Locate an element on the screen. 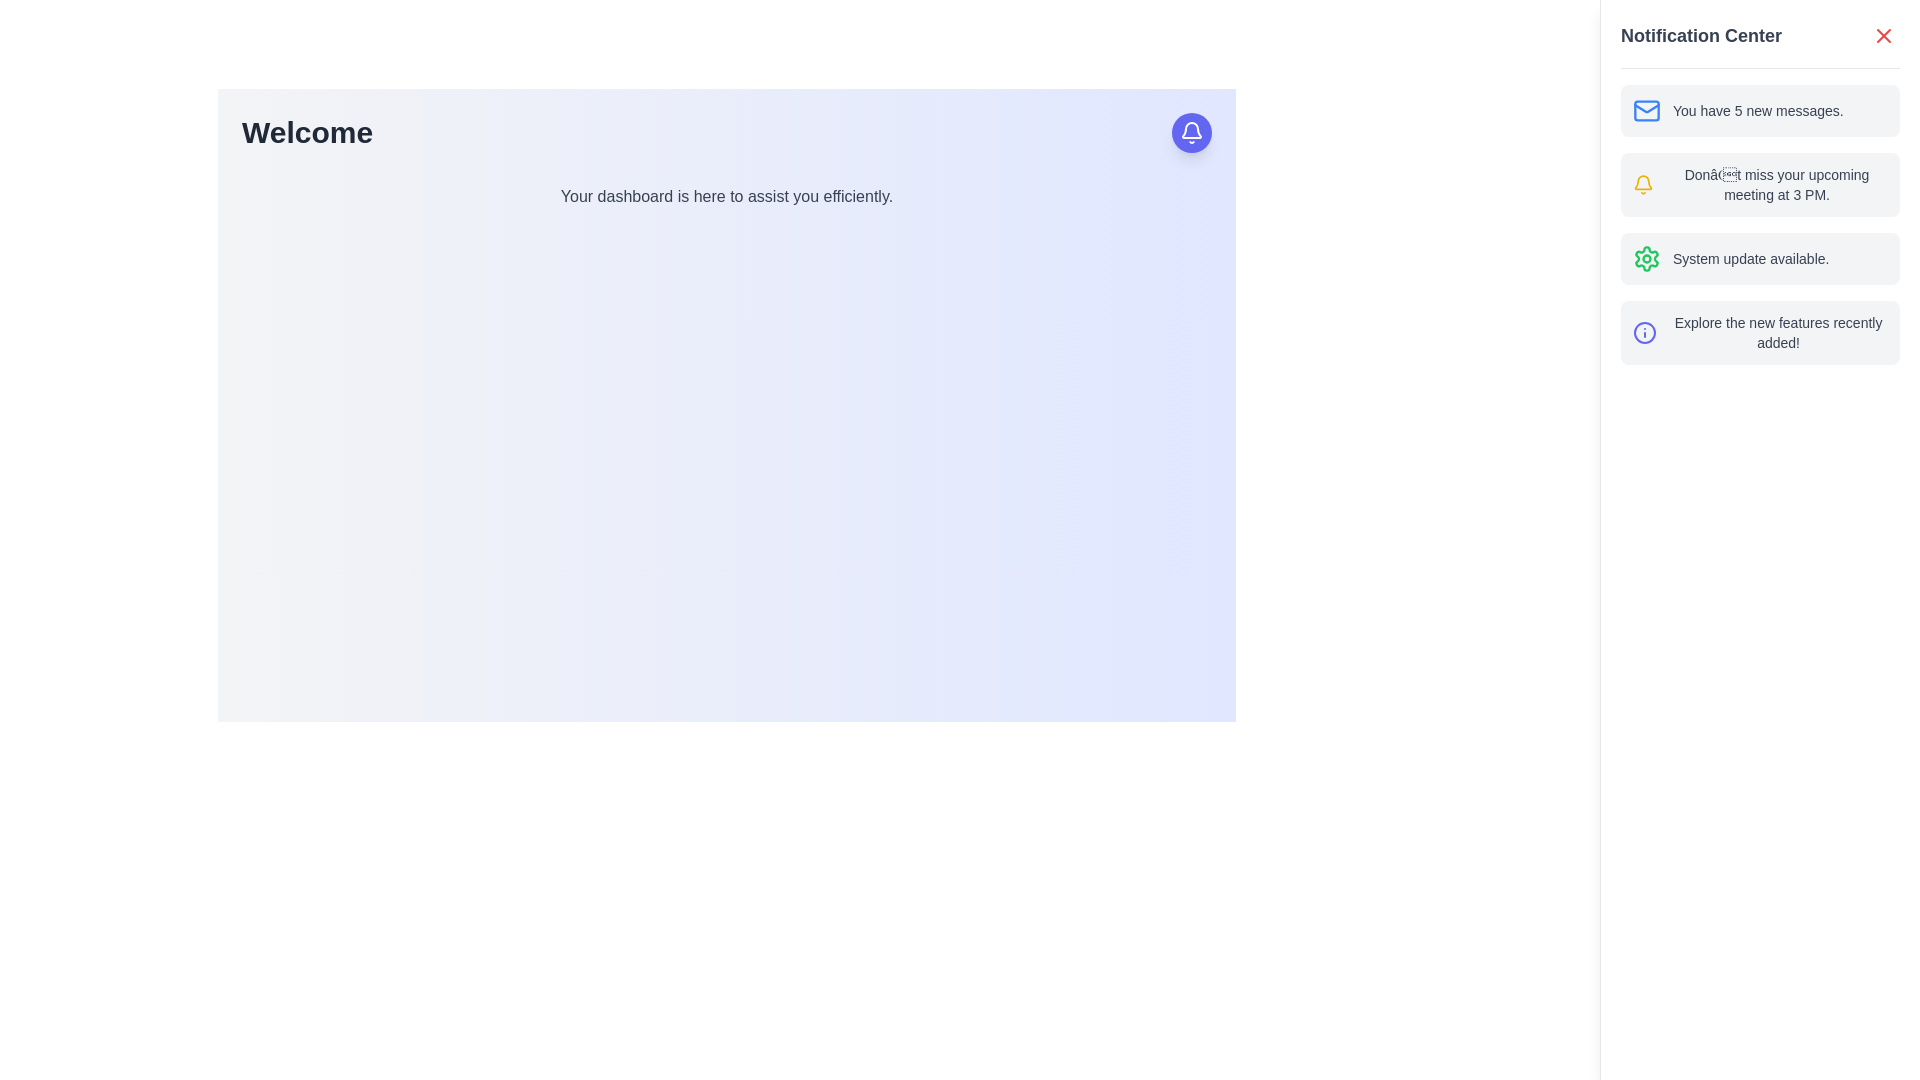 This screenshot has height=1080, width=1920. text content of the second notification in the notification panel, which informs about an upcoming meeting scheduled at 3 PM is located at coordinates (1776, 185).